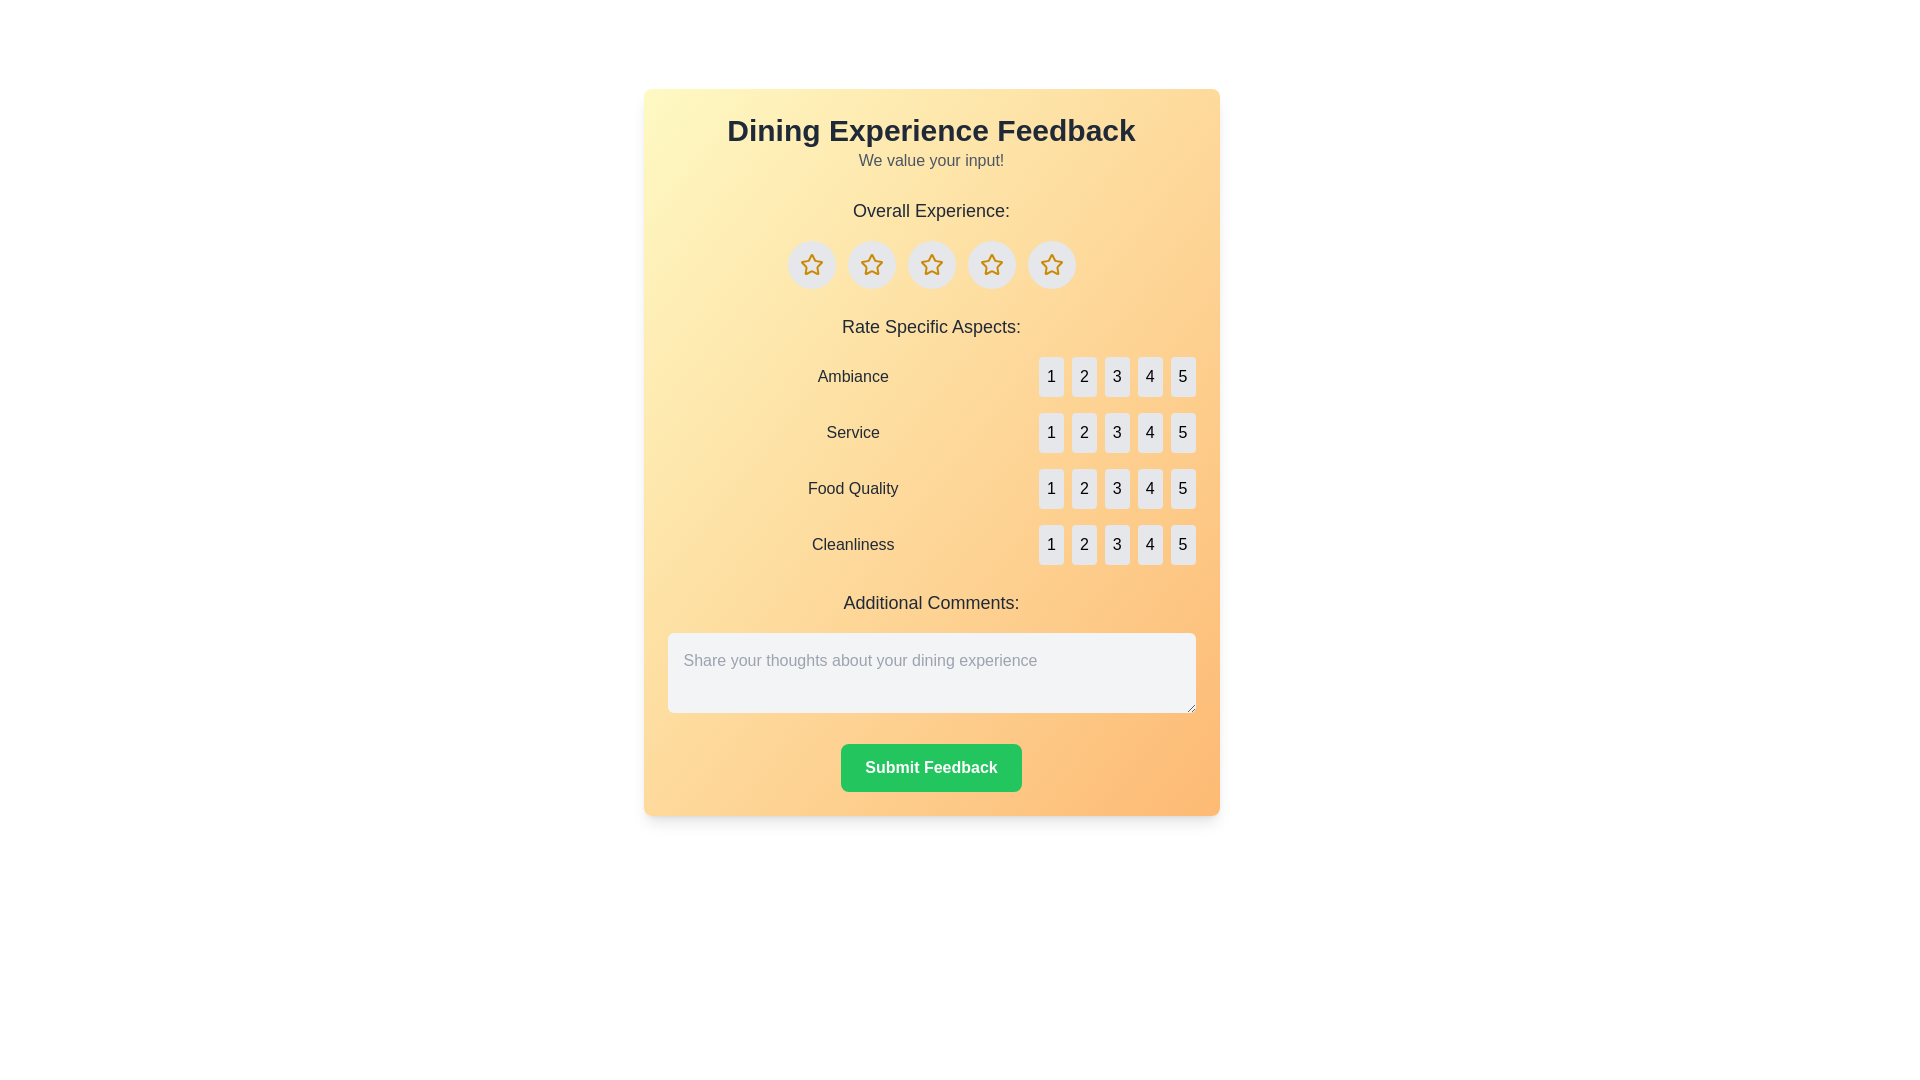 The image size is (1920, 1080). I want to click on the button labeled '3' in the 'Food Quality' section, so click(1116, 489).